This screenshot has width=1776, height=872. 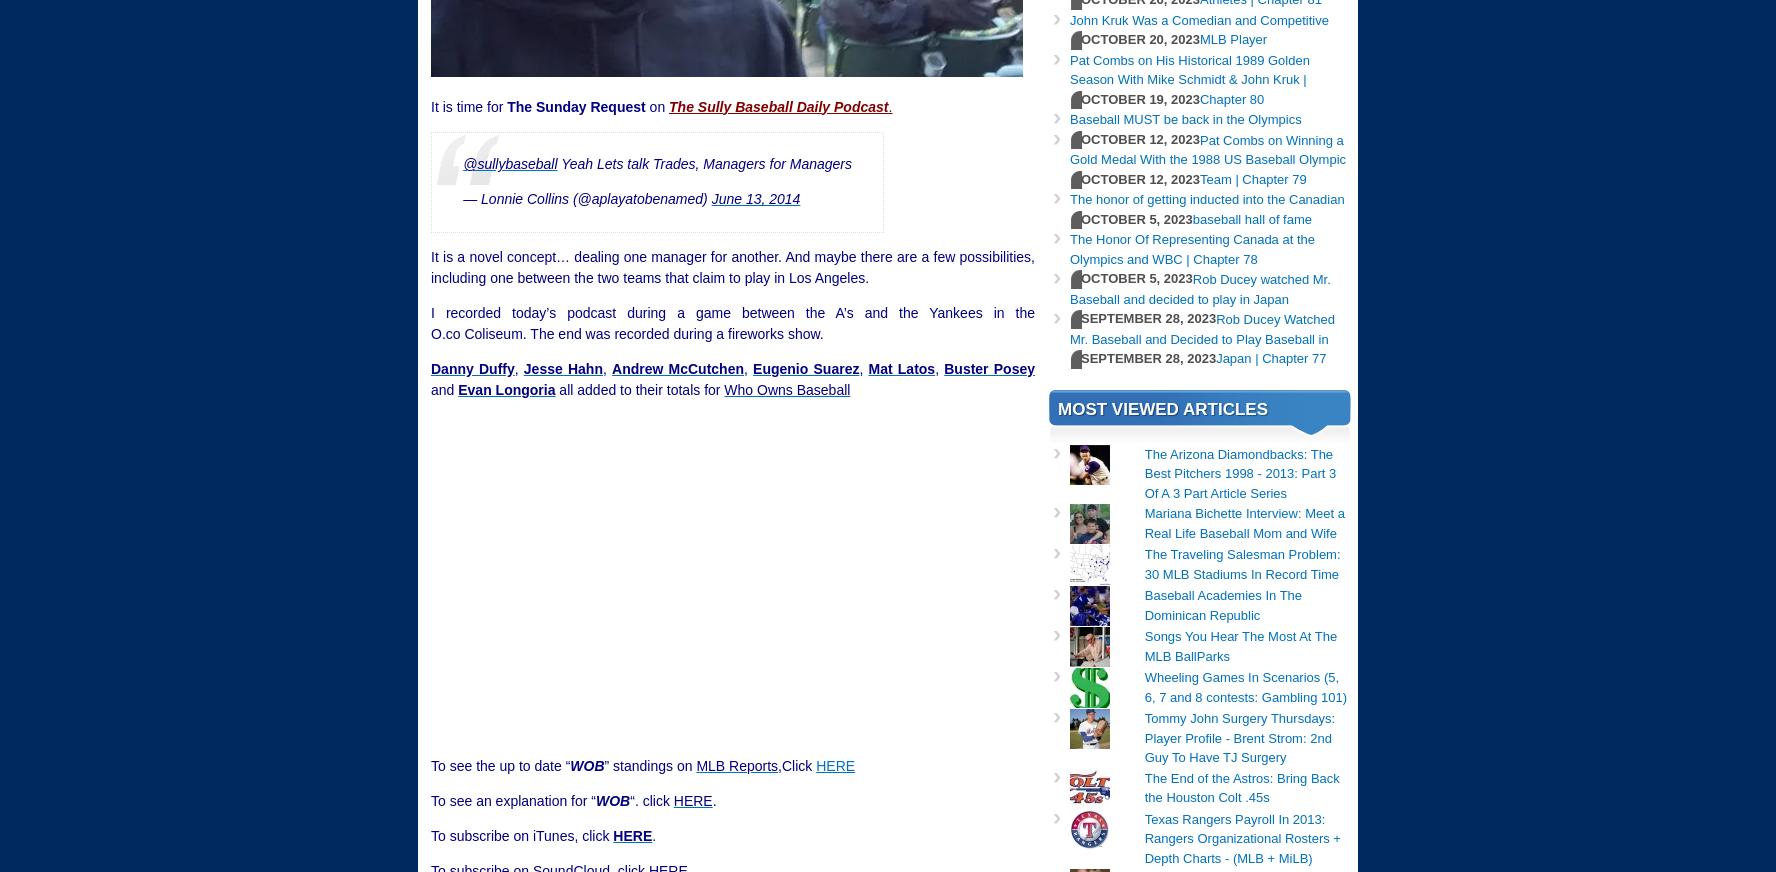 What do you see at coordinates (724, 389) in the screenshot?
I see `'Who Owns Baseball'` at bounding box center [724, 389].